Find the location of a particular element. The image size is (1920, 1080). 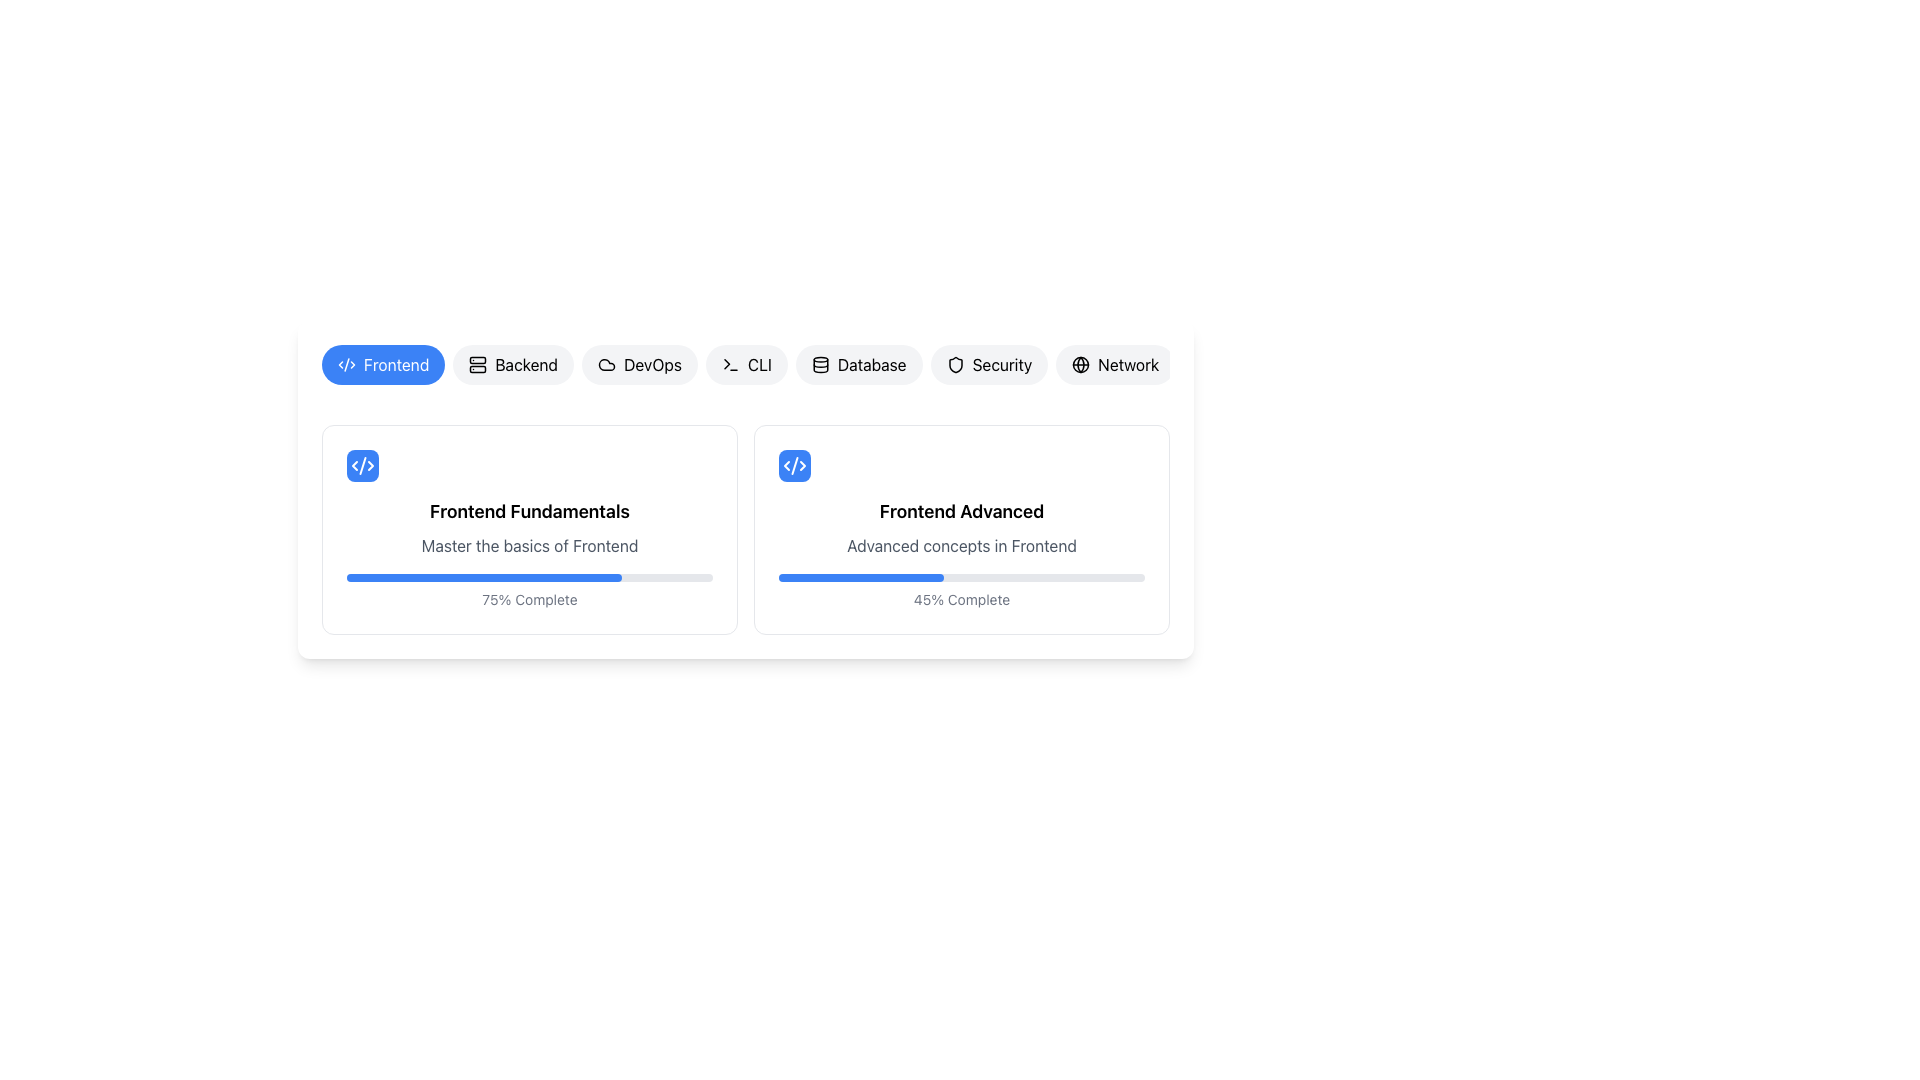

the progress bar located at the bottom section of the 'Frontend Advanced' card, which indicates that 45% of the associated course is complete is located at coordinates (961, 578).